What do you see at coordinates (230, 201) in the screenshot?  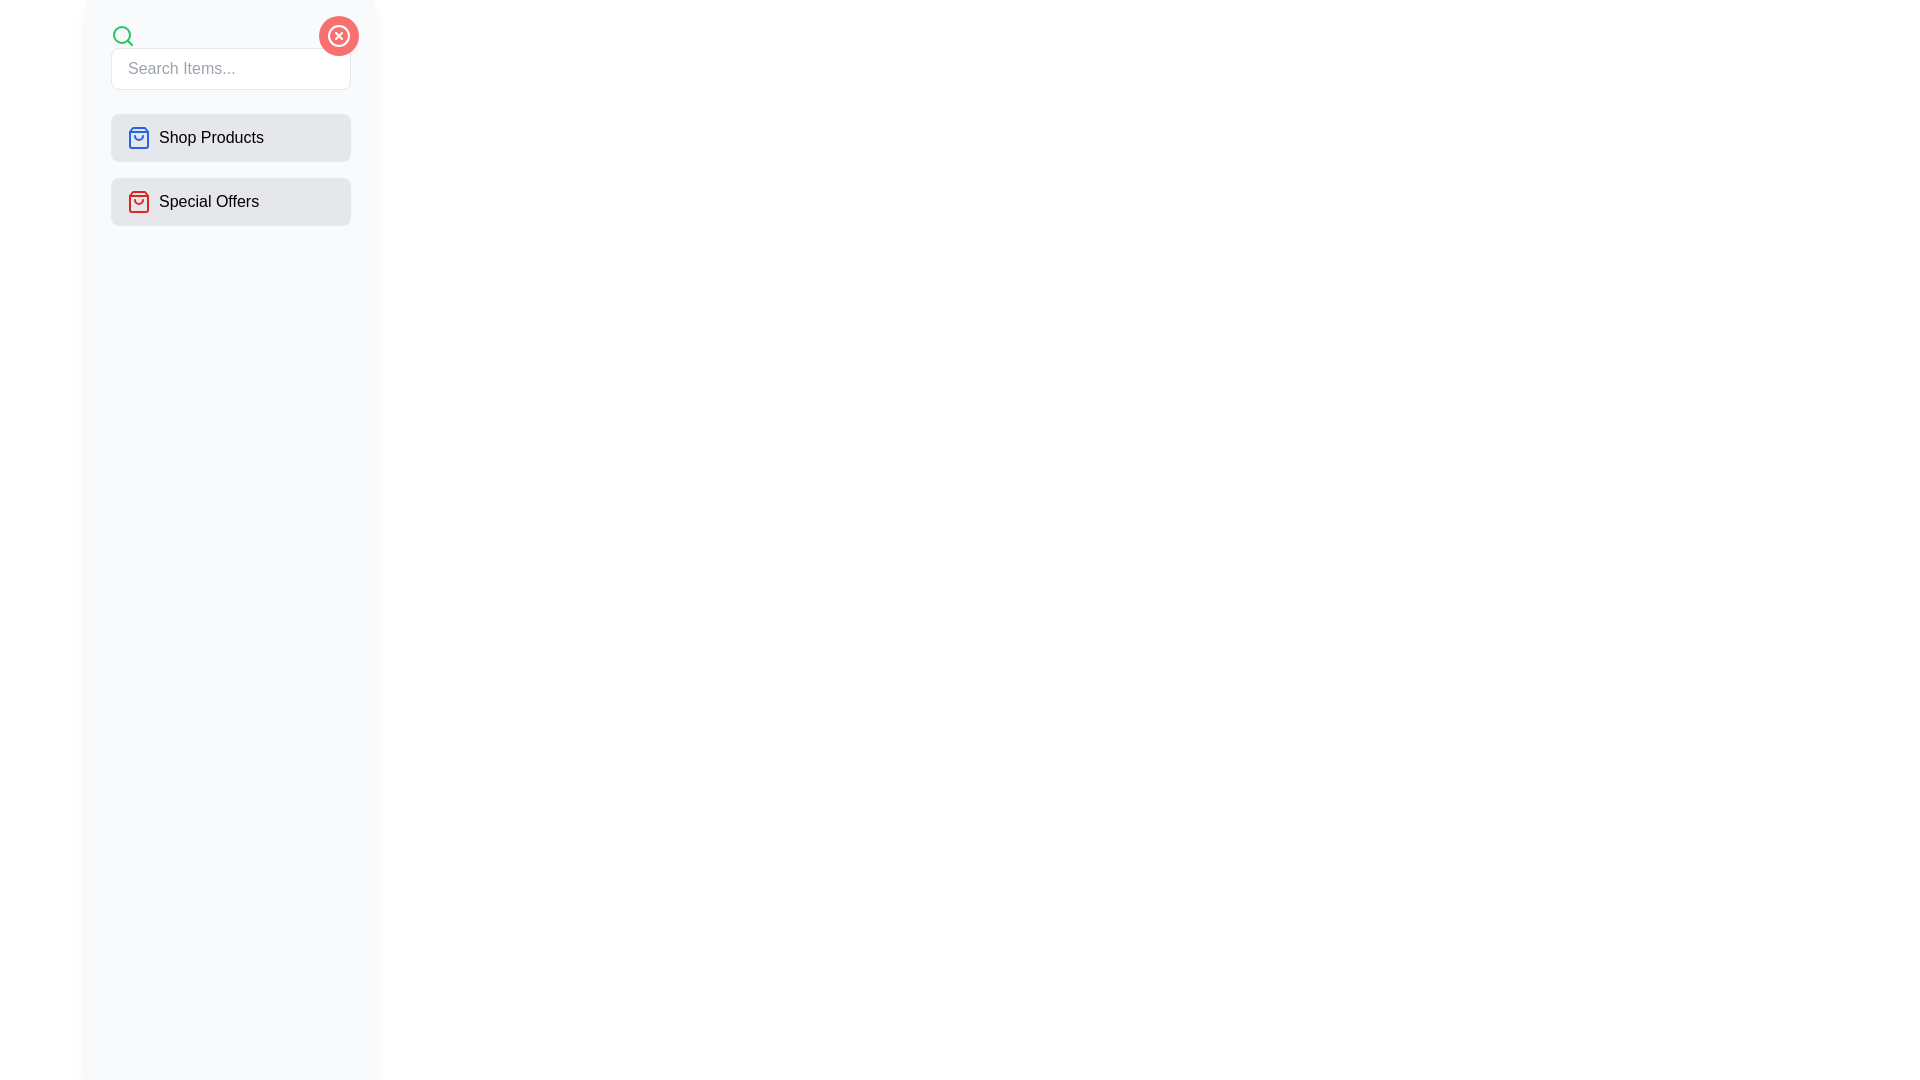 I see `the 'Special Offers' button` at bounding box center [230, 201].